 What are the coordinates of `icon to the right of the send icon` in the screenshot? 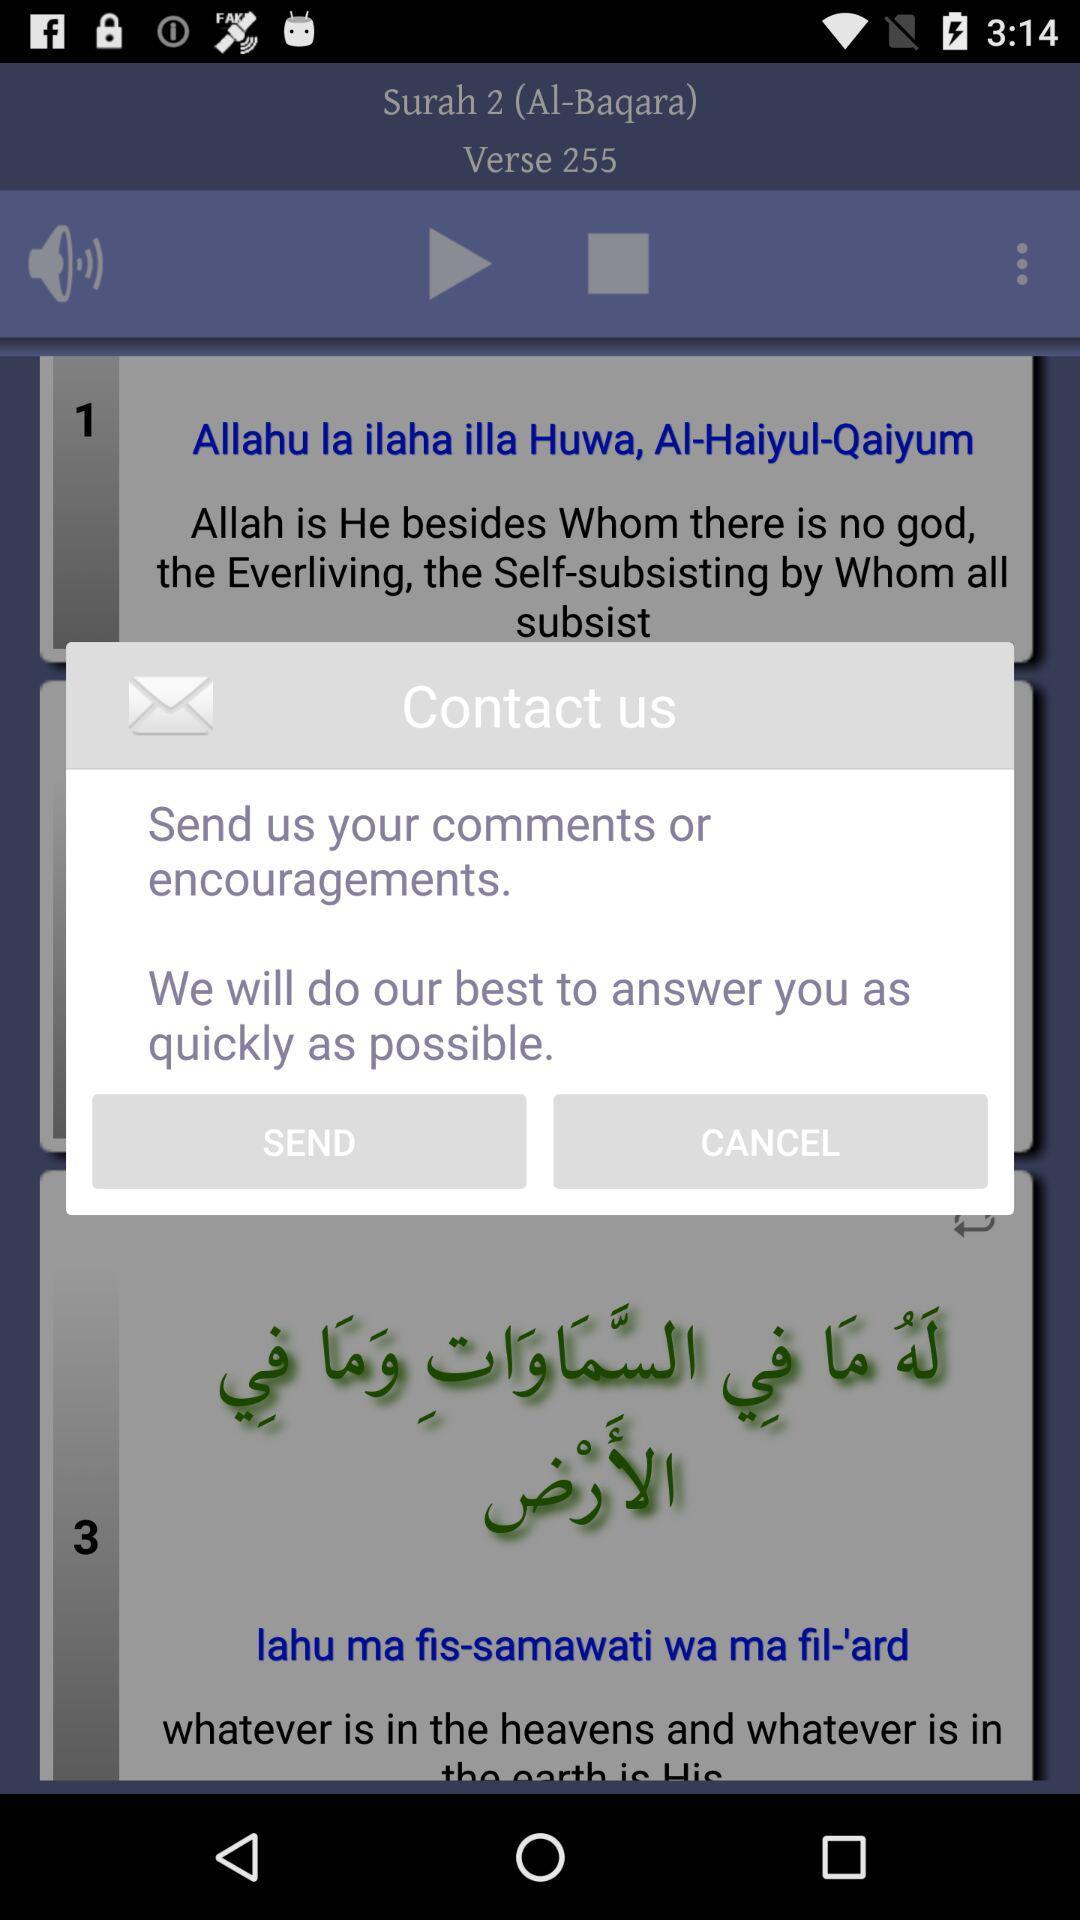 It's located at (769, 1141).